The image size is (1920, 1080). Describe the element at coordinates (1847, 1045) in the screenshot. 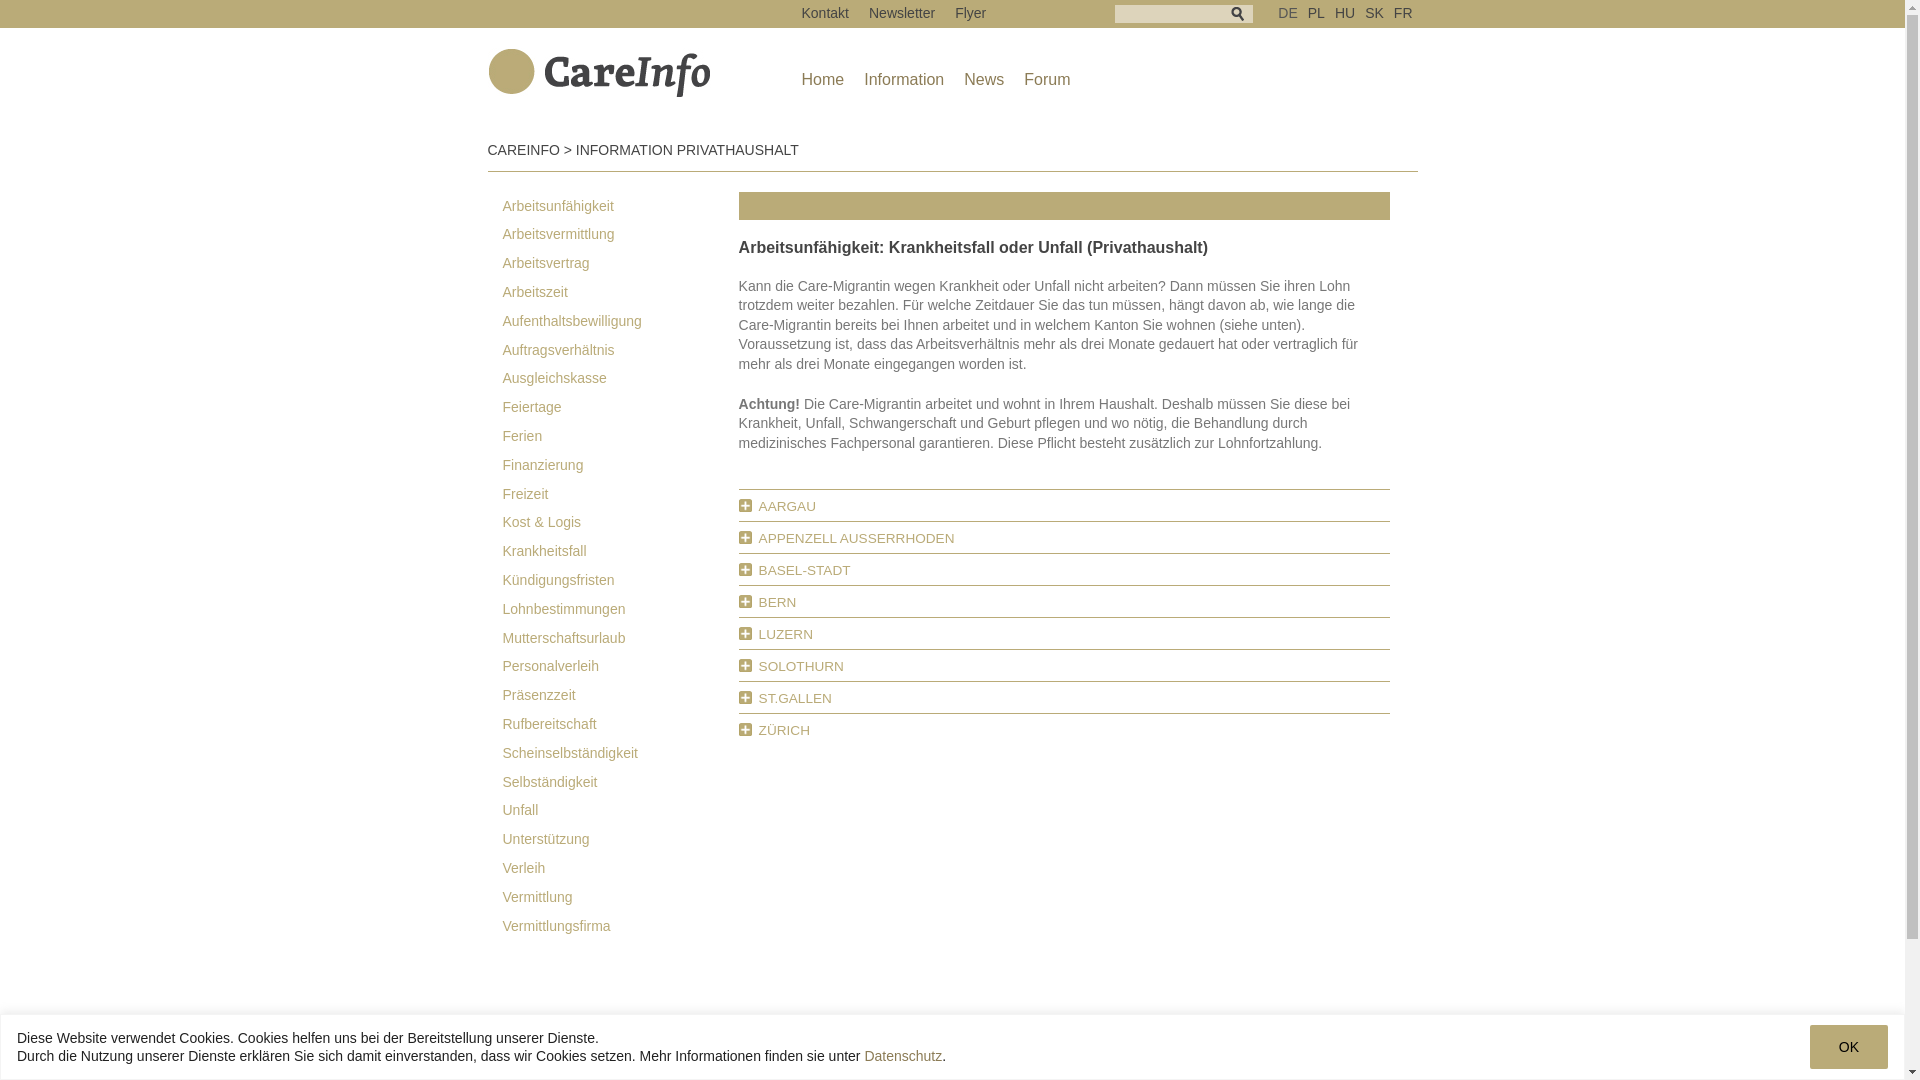

I see `'OK'` at that location.